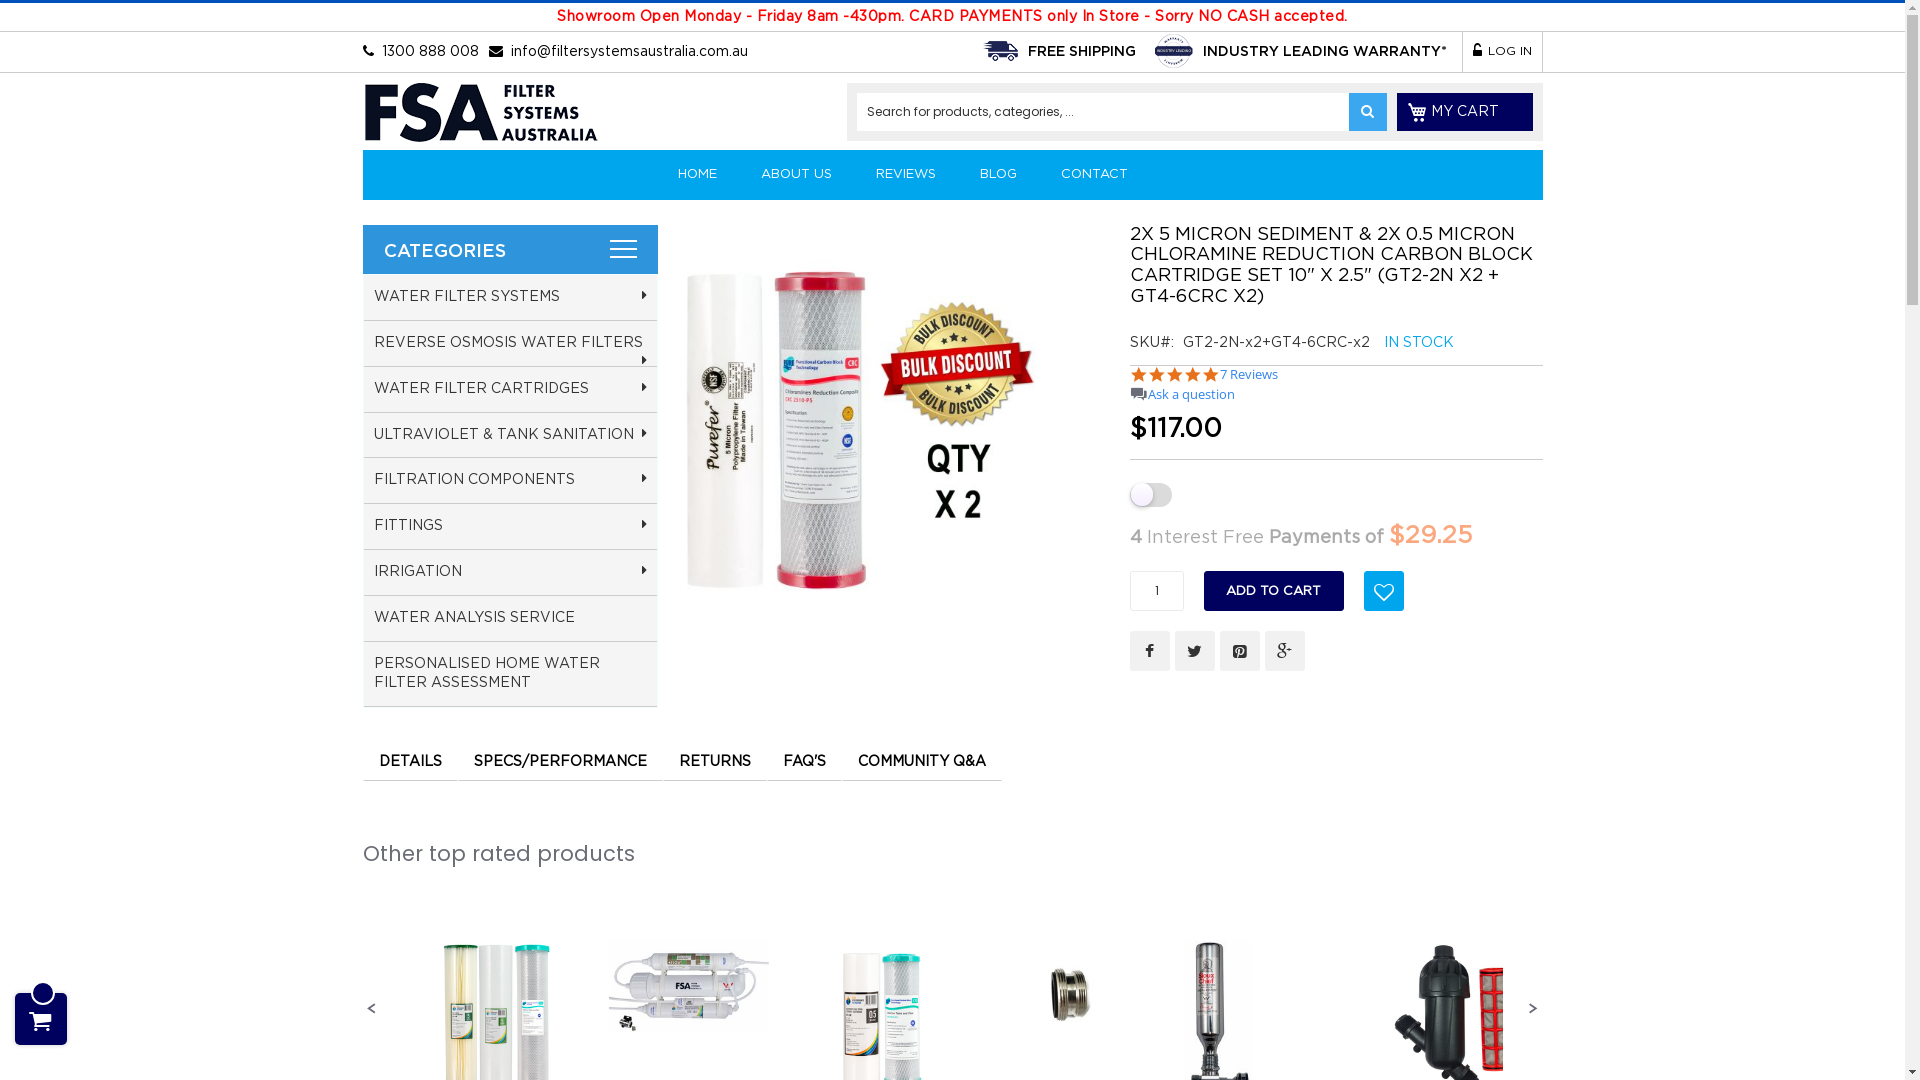 The height and width of the screenshot is (1080, 1920). What do you see at coordinates (1366, 111) in the screenshot?
I see `'Search'` at bounding box center [1366, 111].